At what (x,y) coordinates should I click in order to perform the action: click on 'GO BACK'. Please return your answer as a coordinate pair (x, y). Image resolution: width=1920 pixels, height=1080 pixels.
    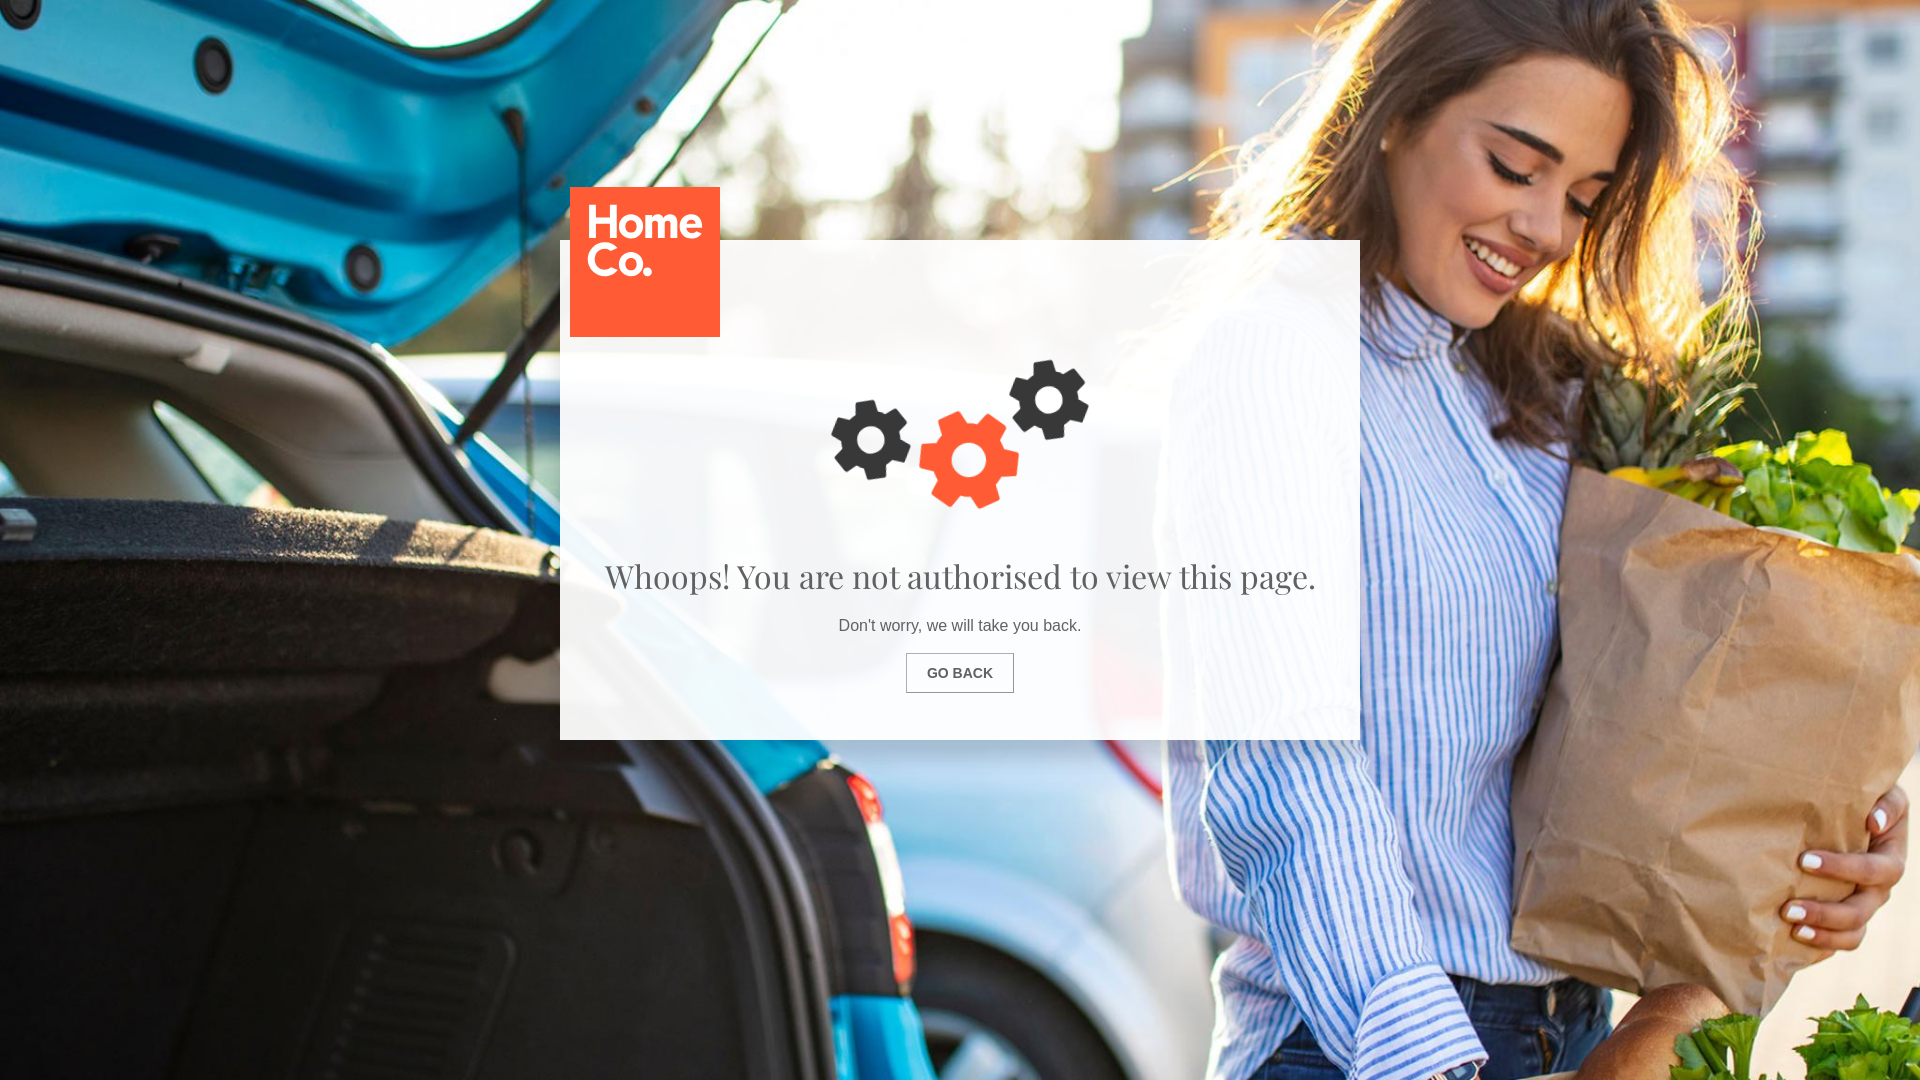
    Looking at the image, I should click on (960, 672).